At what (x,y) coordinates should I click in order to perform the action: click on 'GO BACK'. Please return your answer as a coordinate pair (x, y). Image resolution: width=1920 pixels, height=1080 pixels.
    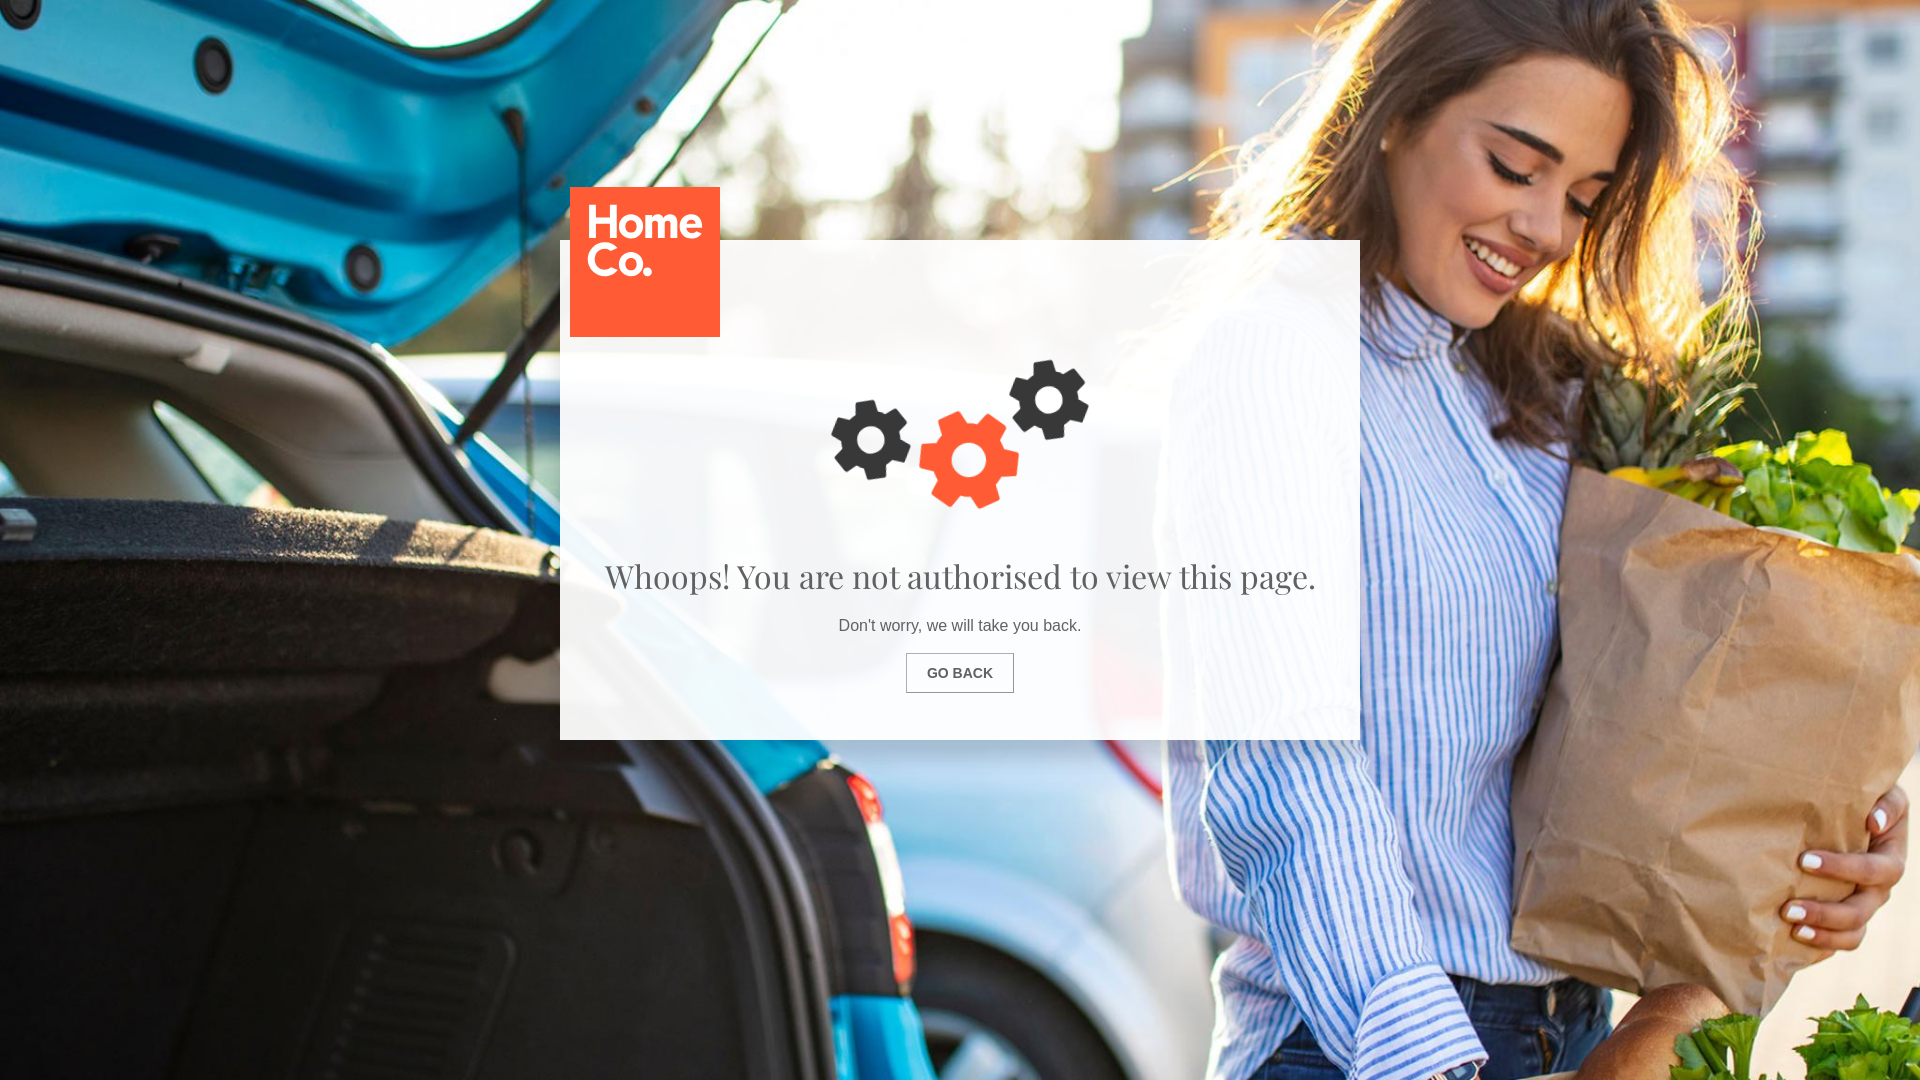
    Looking at the image, I should click on (960, 672).